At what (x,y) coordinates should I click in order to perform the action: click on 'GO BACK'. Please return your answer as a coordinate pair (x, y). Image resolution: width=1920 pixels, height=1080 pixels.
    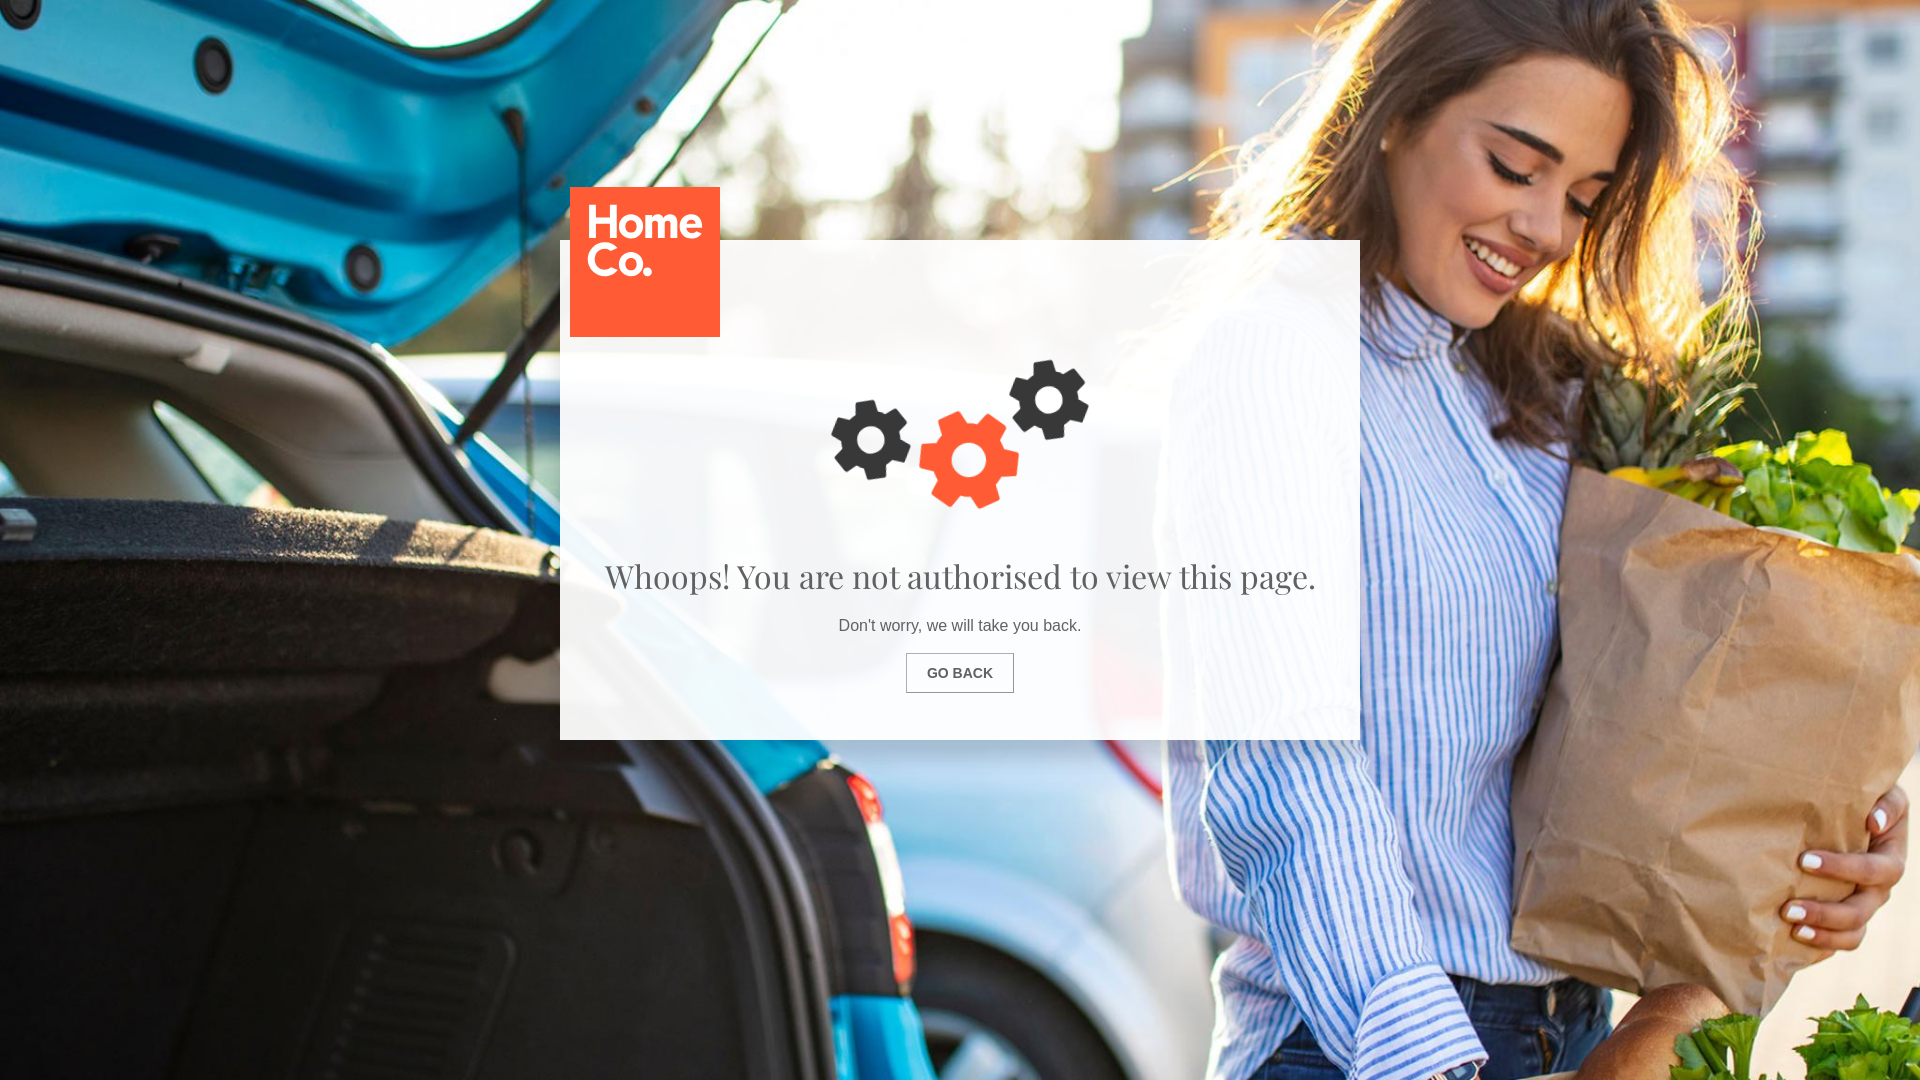
    Looking at the image, I should click on (960, 672).